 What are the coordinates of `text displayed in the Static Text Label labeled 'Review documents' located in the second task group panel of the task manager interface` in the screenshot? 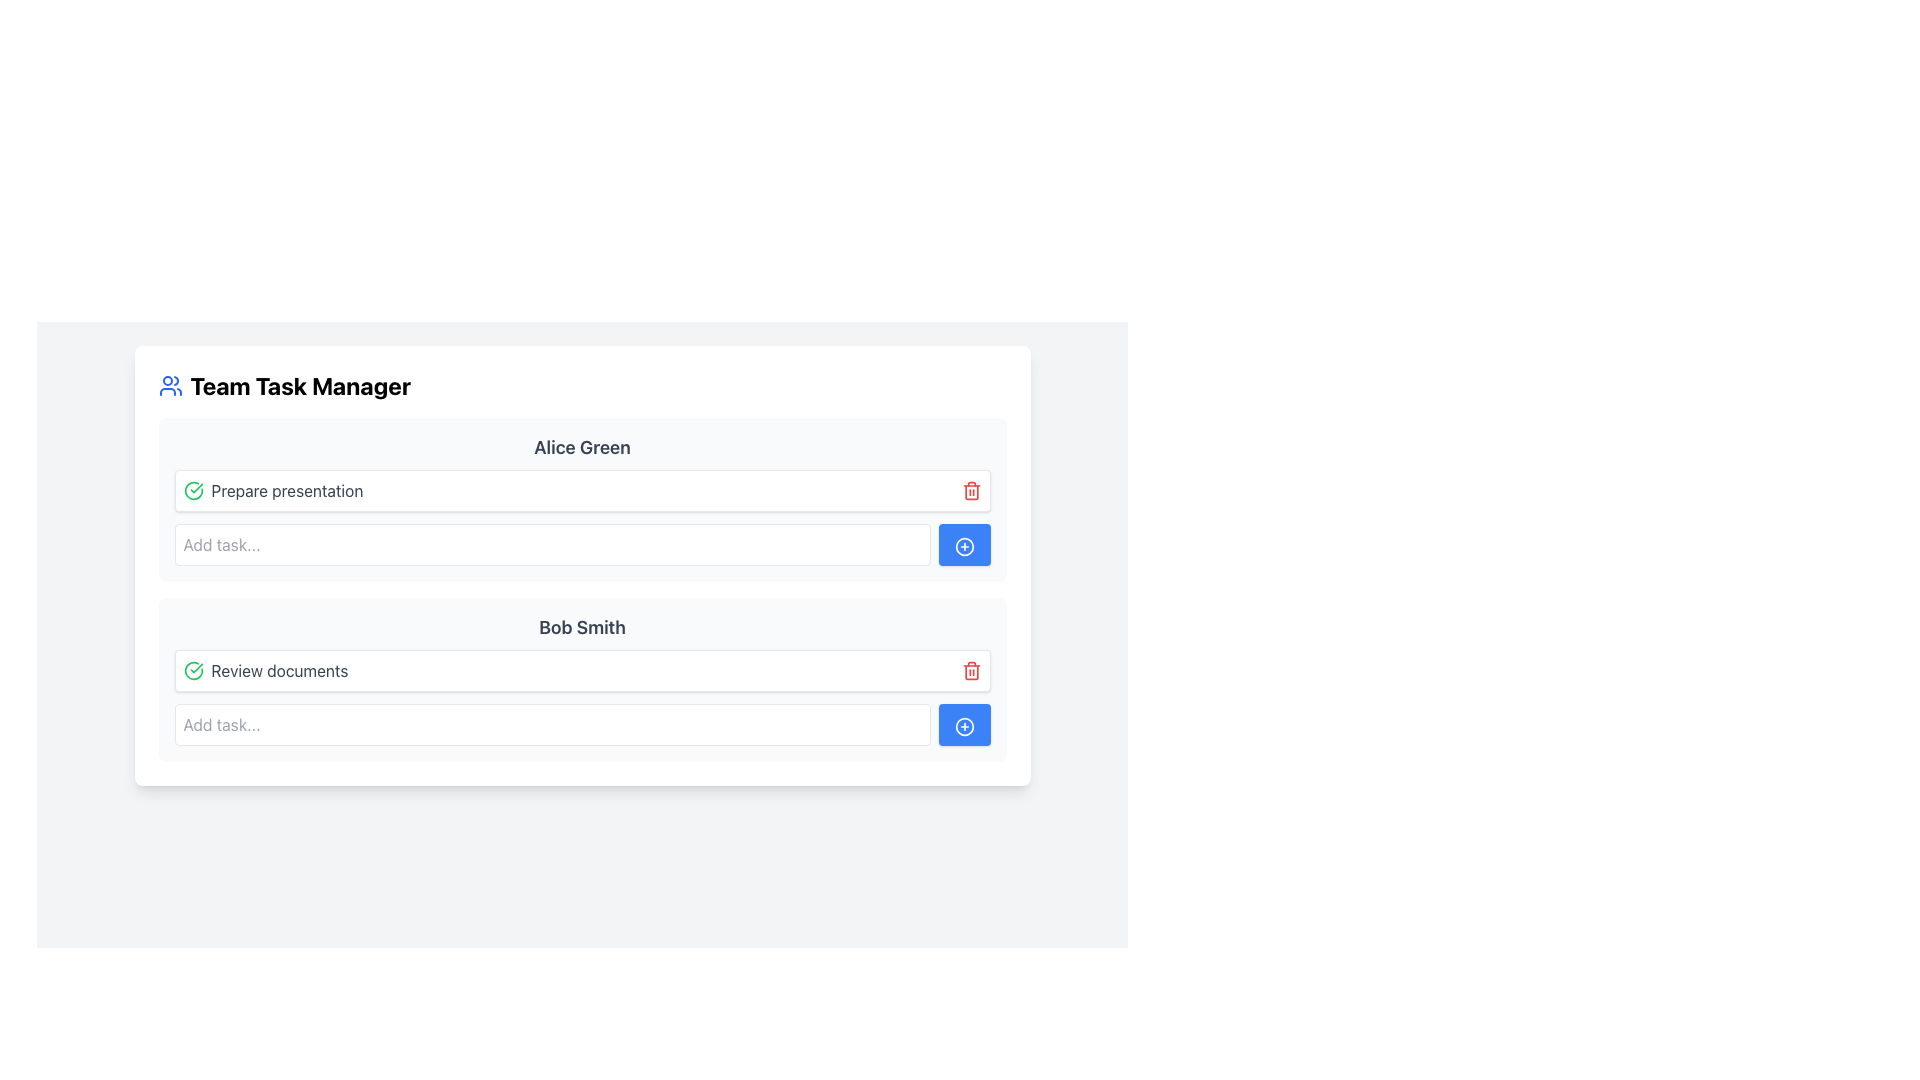 It's located at (581, 627).